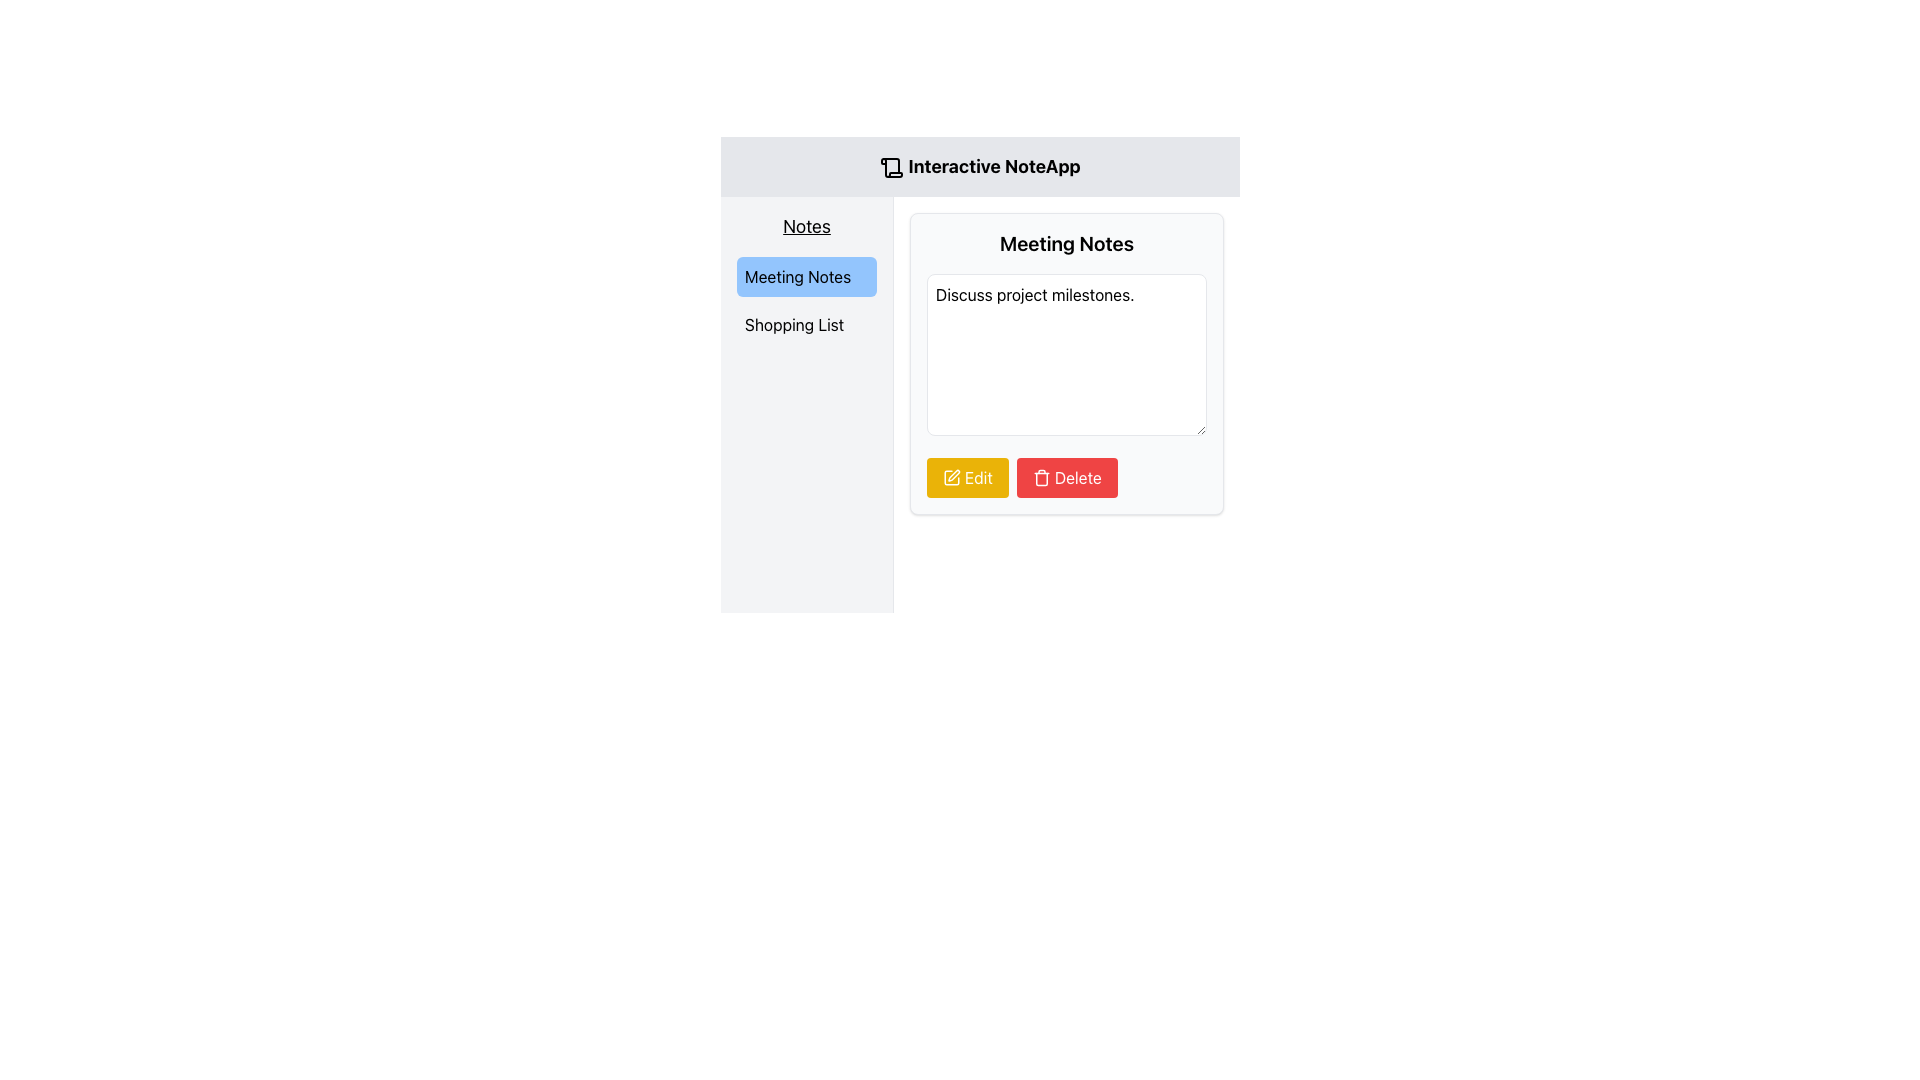 This screenshot has width=1920, height=1080. What do you see at coordinates (806, 300) in the screenshot?
I see `the highlighted topmost item 'Meeting Notes' in the list under the title 'Notes'` at bounding box center [806, 300].